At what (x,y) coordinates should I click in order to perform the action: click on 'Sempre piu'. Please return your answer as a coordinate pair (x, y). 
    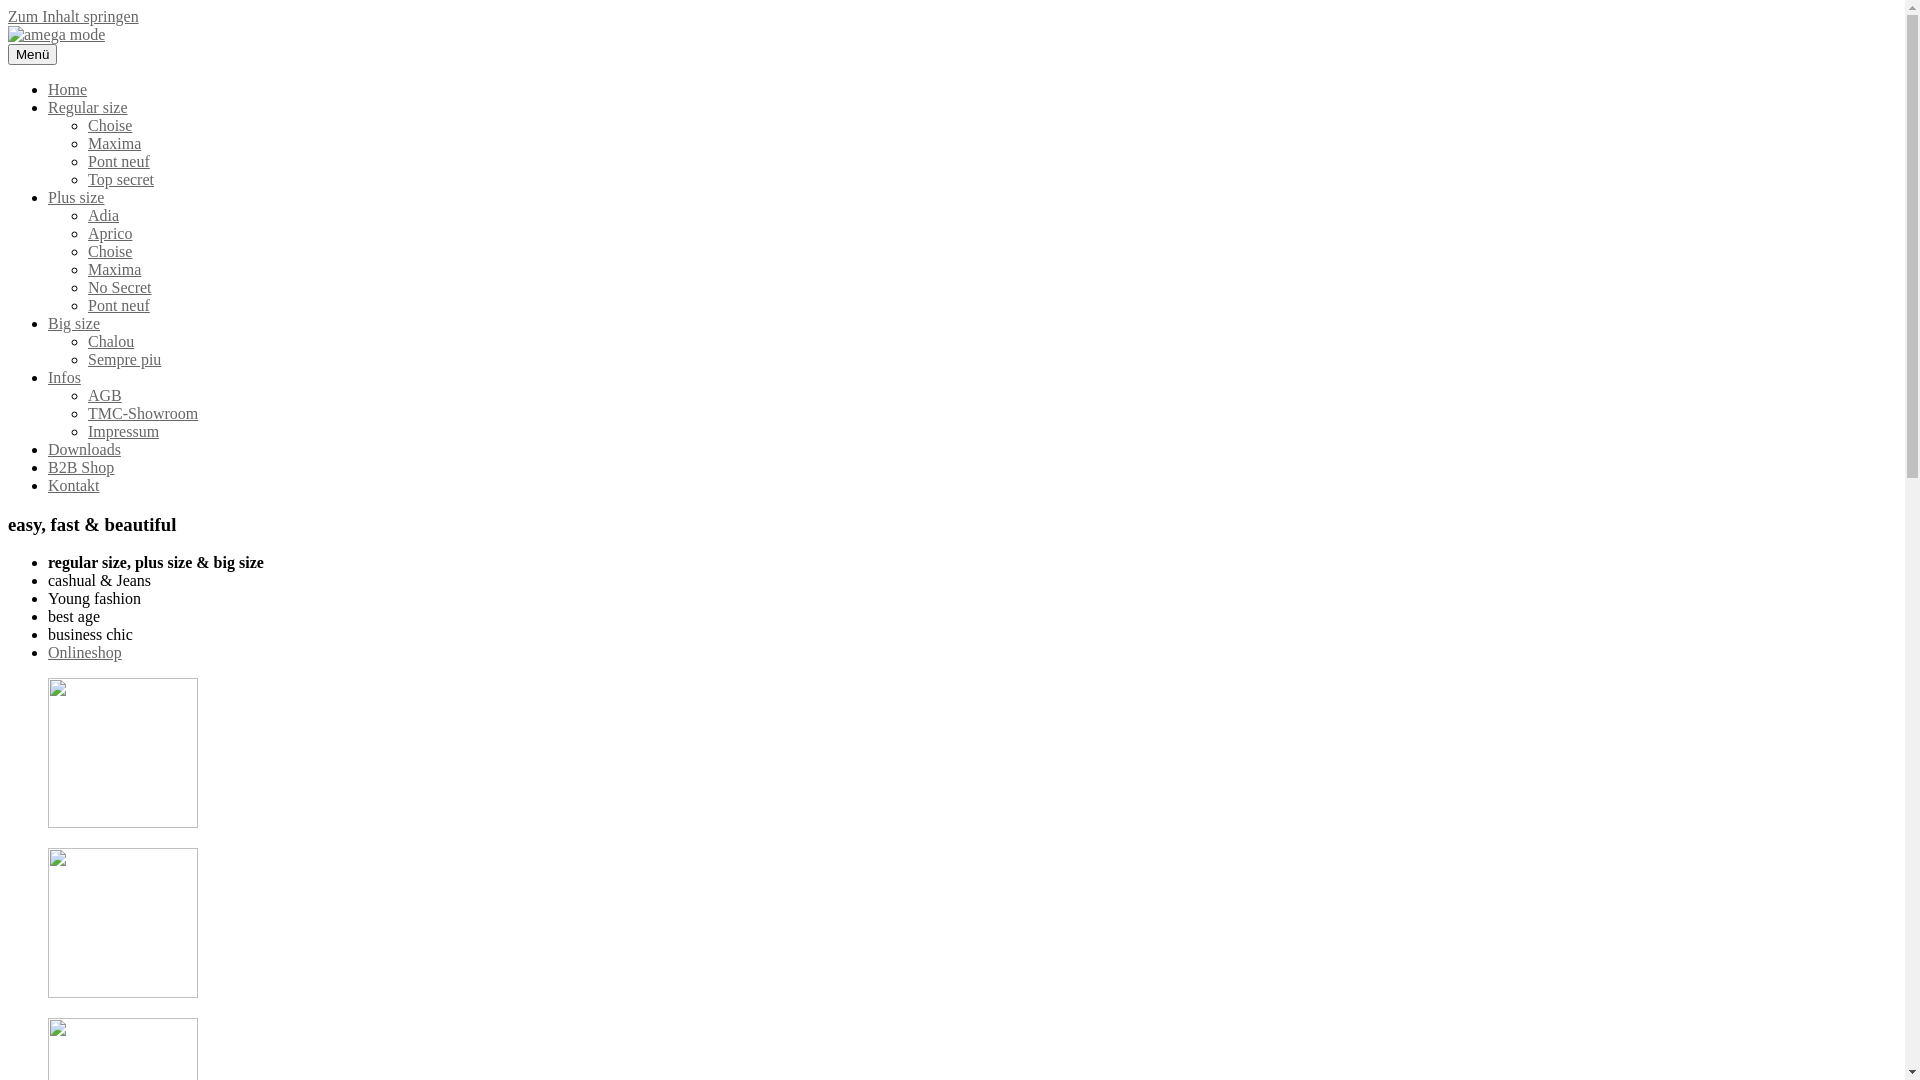
    Looking at the image, I should click on (123, 358).